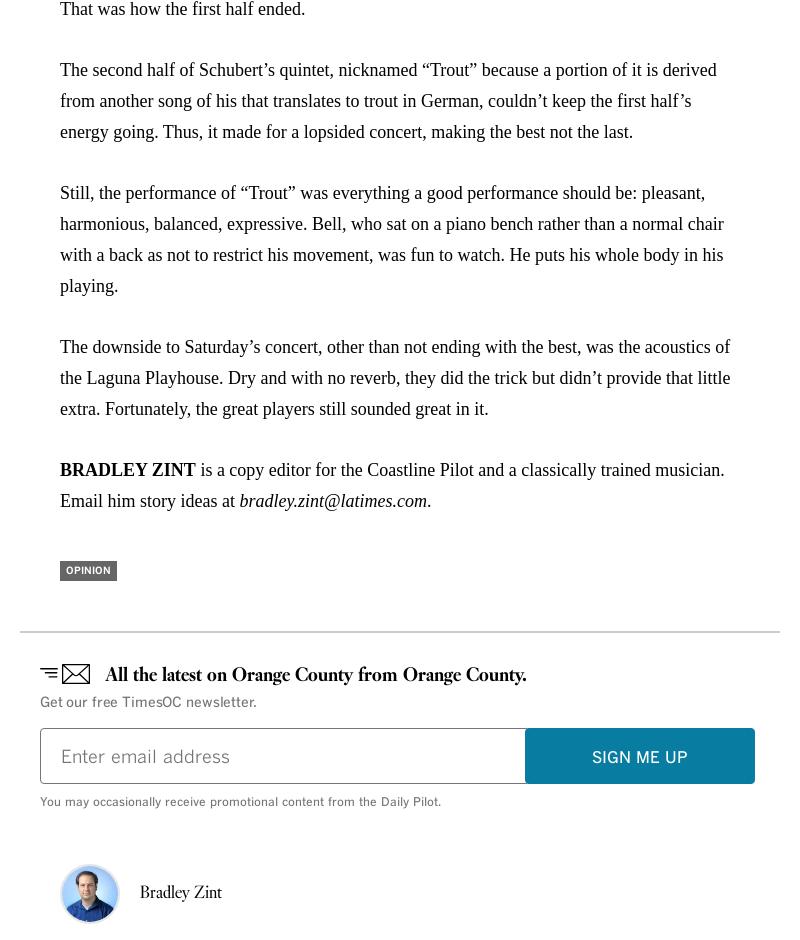 The height and width of the screenshot is (940, 800). What do you see at coordinates (315, 674) in the screenshot?
I see `'All the latest on Orange County from Orange County.'` at bounding box center [315, 674].